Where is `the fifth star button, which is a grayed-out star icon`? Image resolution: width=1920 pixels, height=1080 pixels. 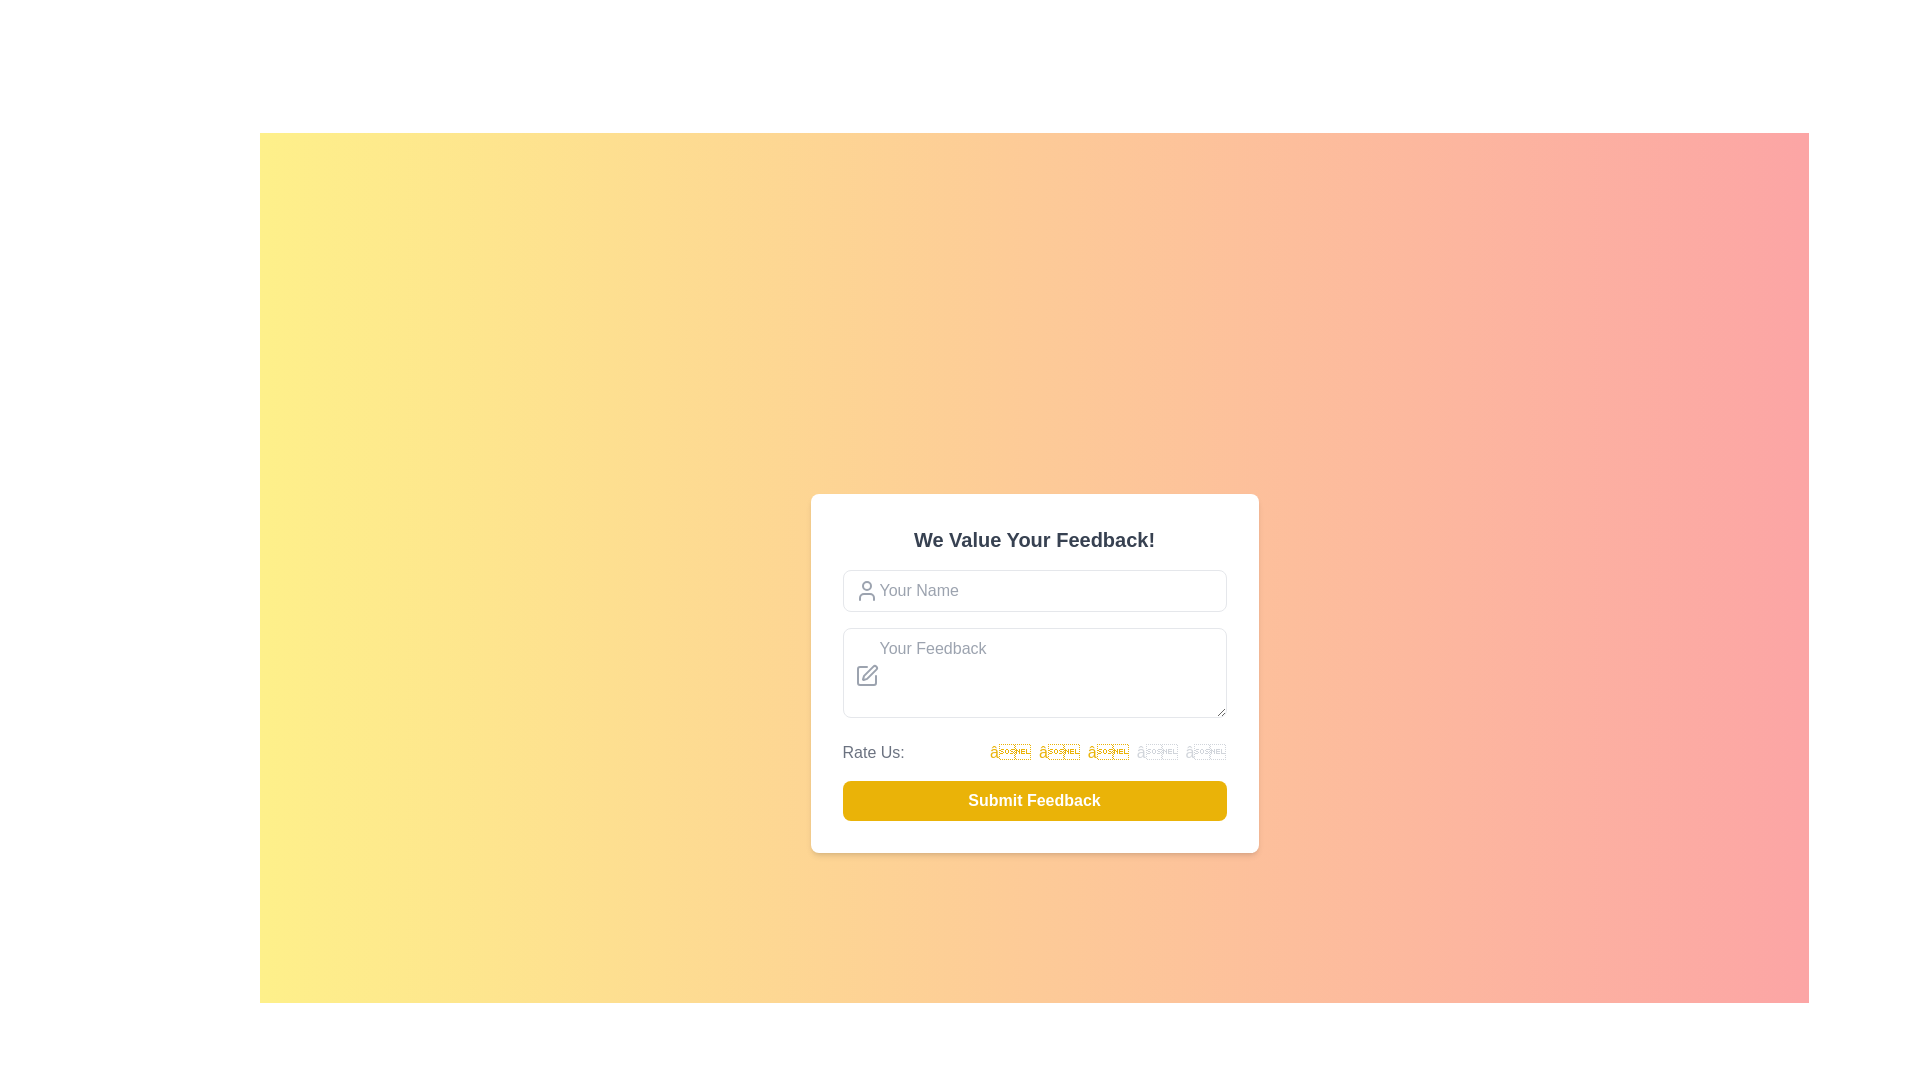
the fifth star button, which is a grayed-out star icon is located at coordinates (1205, 752).